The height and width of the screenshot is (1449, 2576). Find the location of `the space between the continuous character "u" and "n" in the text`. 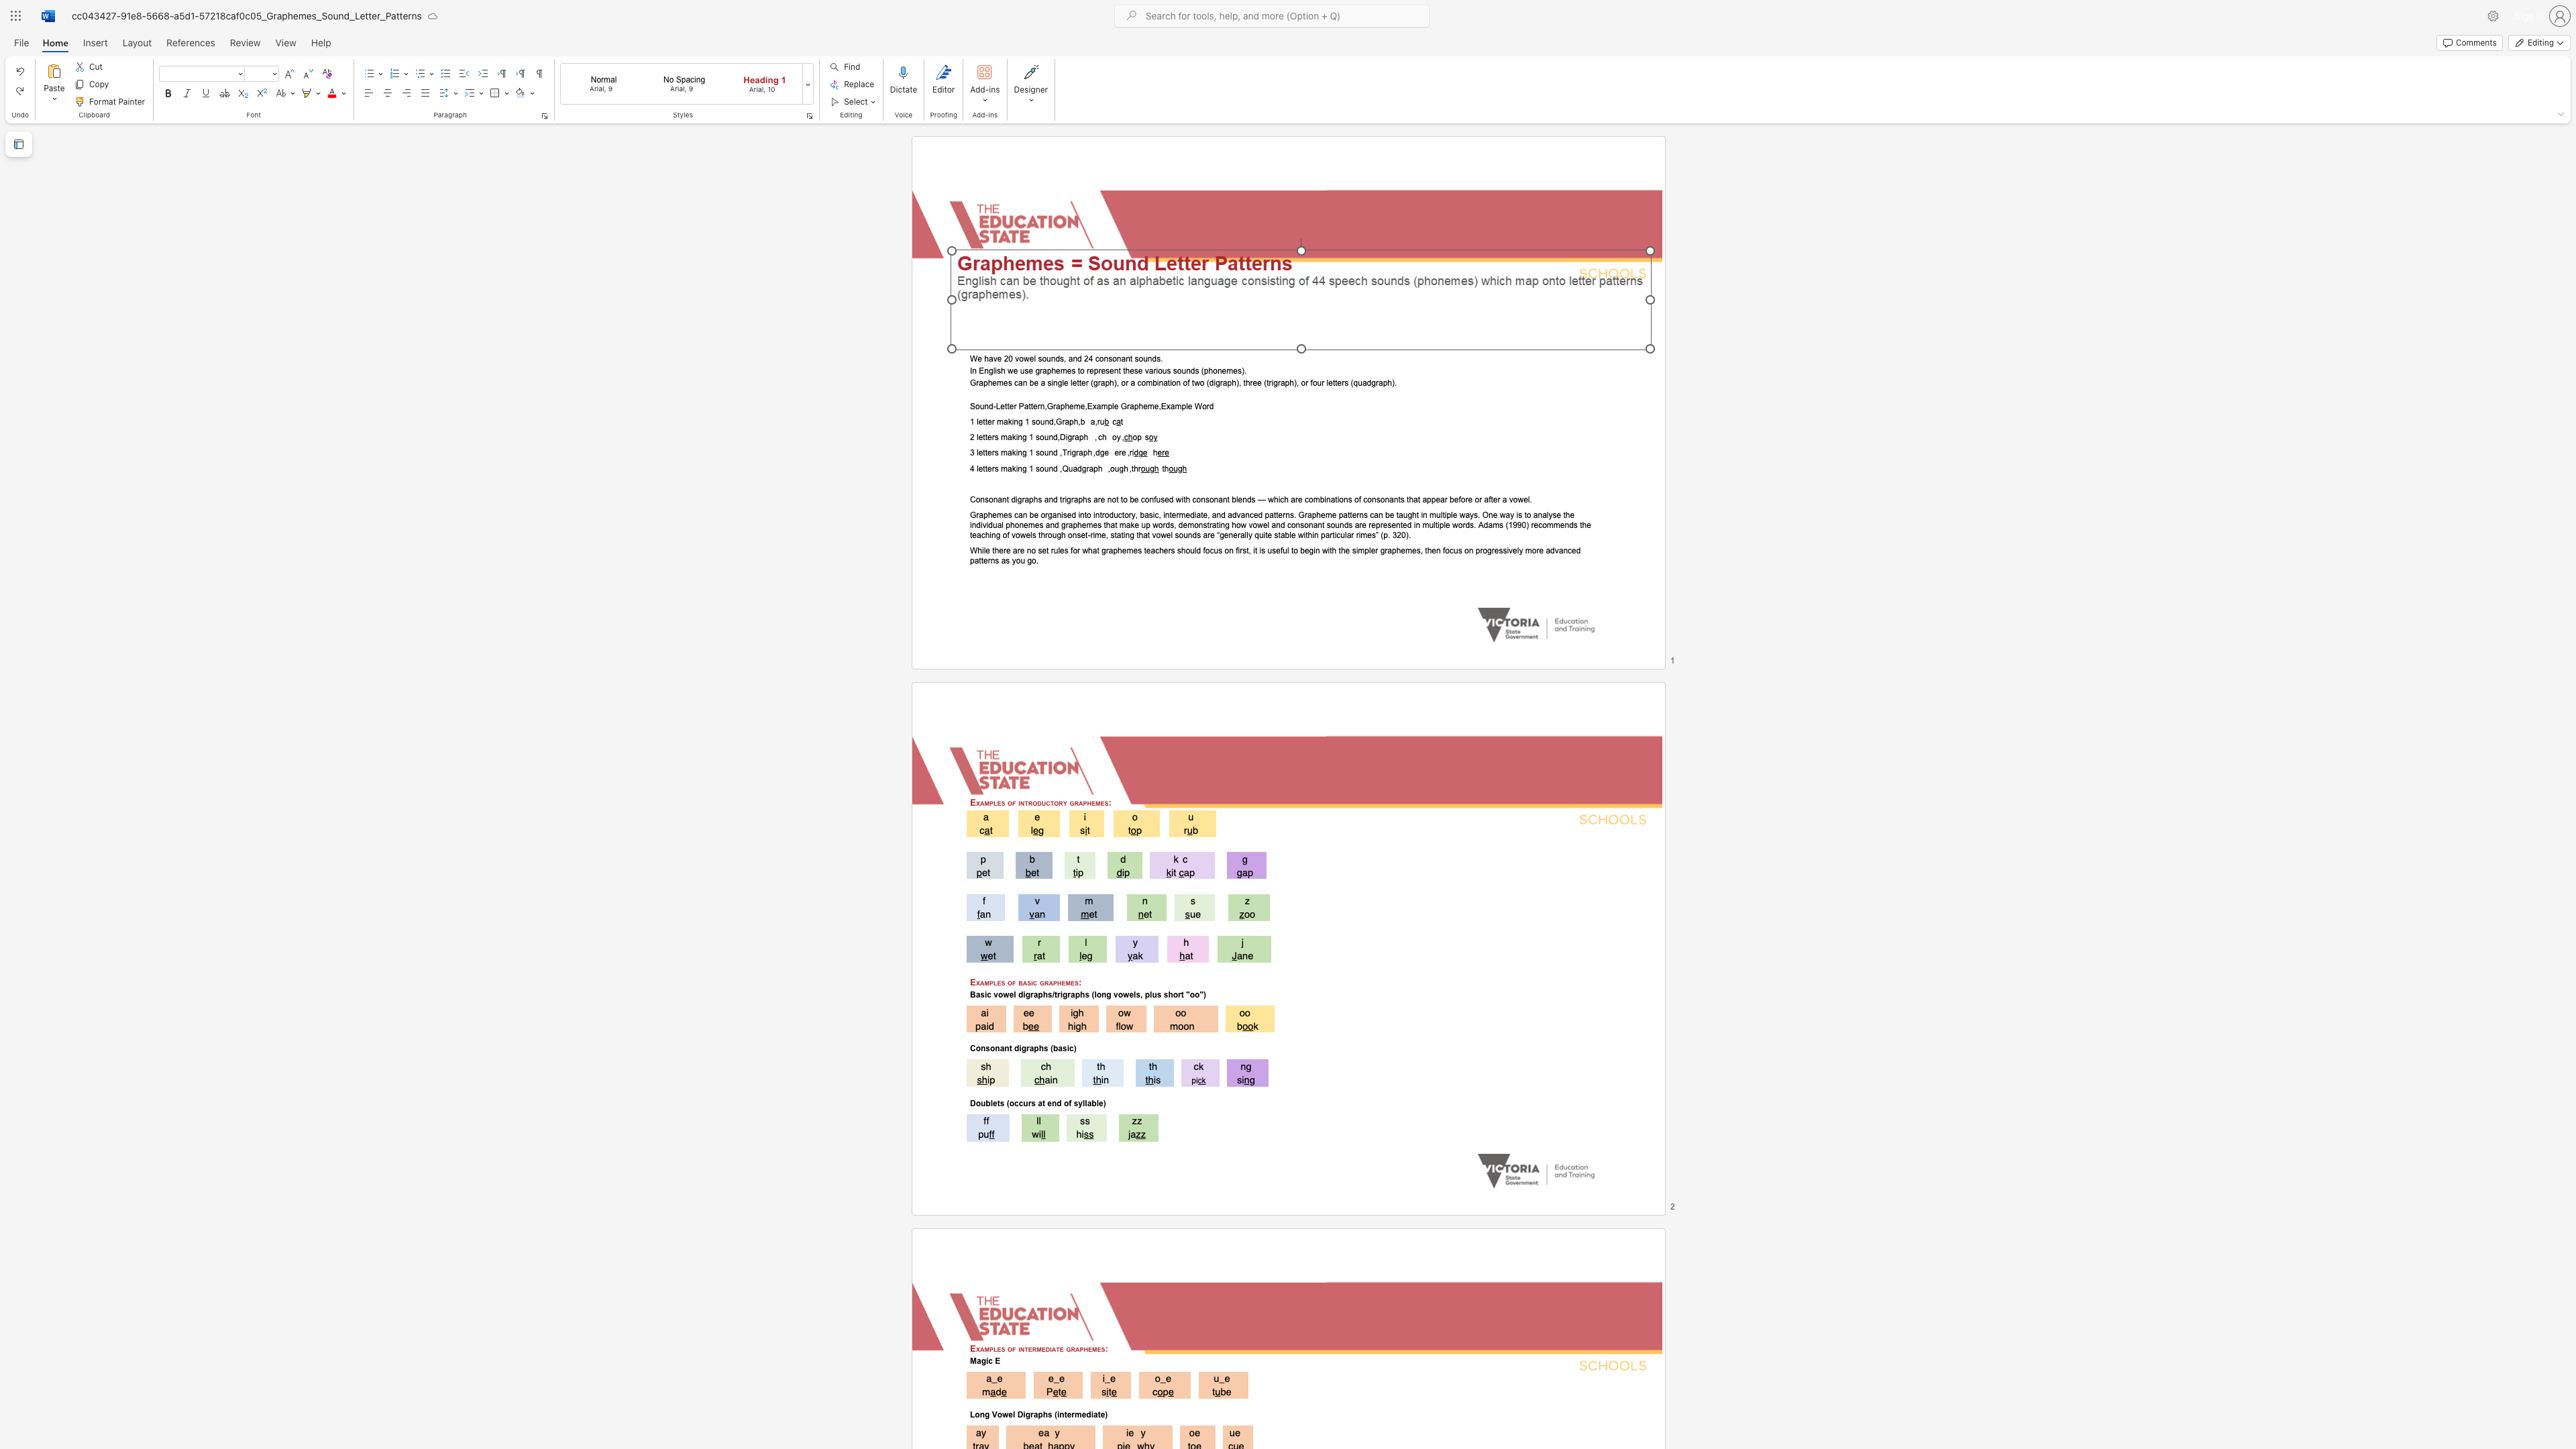

the space between the continuous character "u" and "n" in the text is located at coordinates (1048, 437).